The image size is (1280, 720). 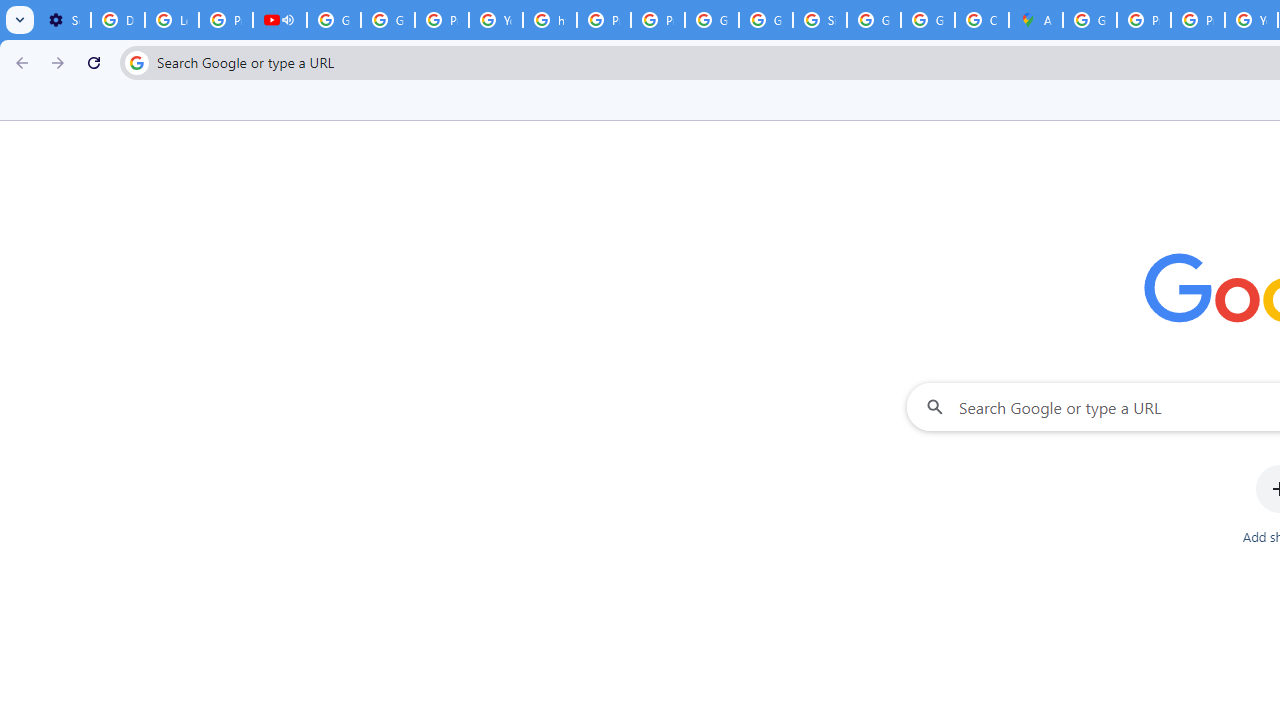 I want to click on 'Mute tab', so click(x=287, y=20).